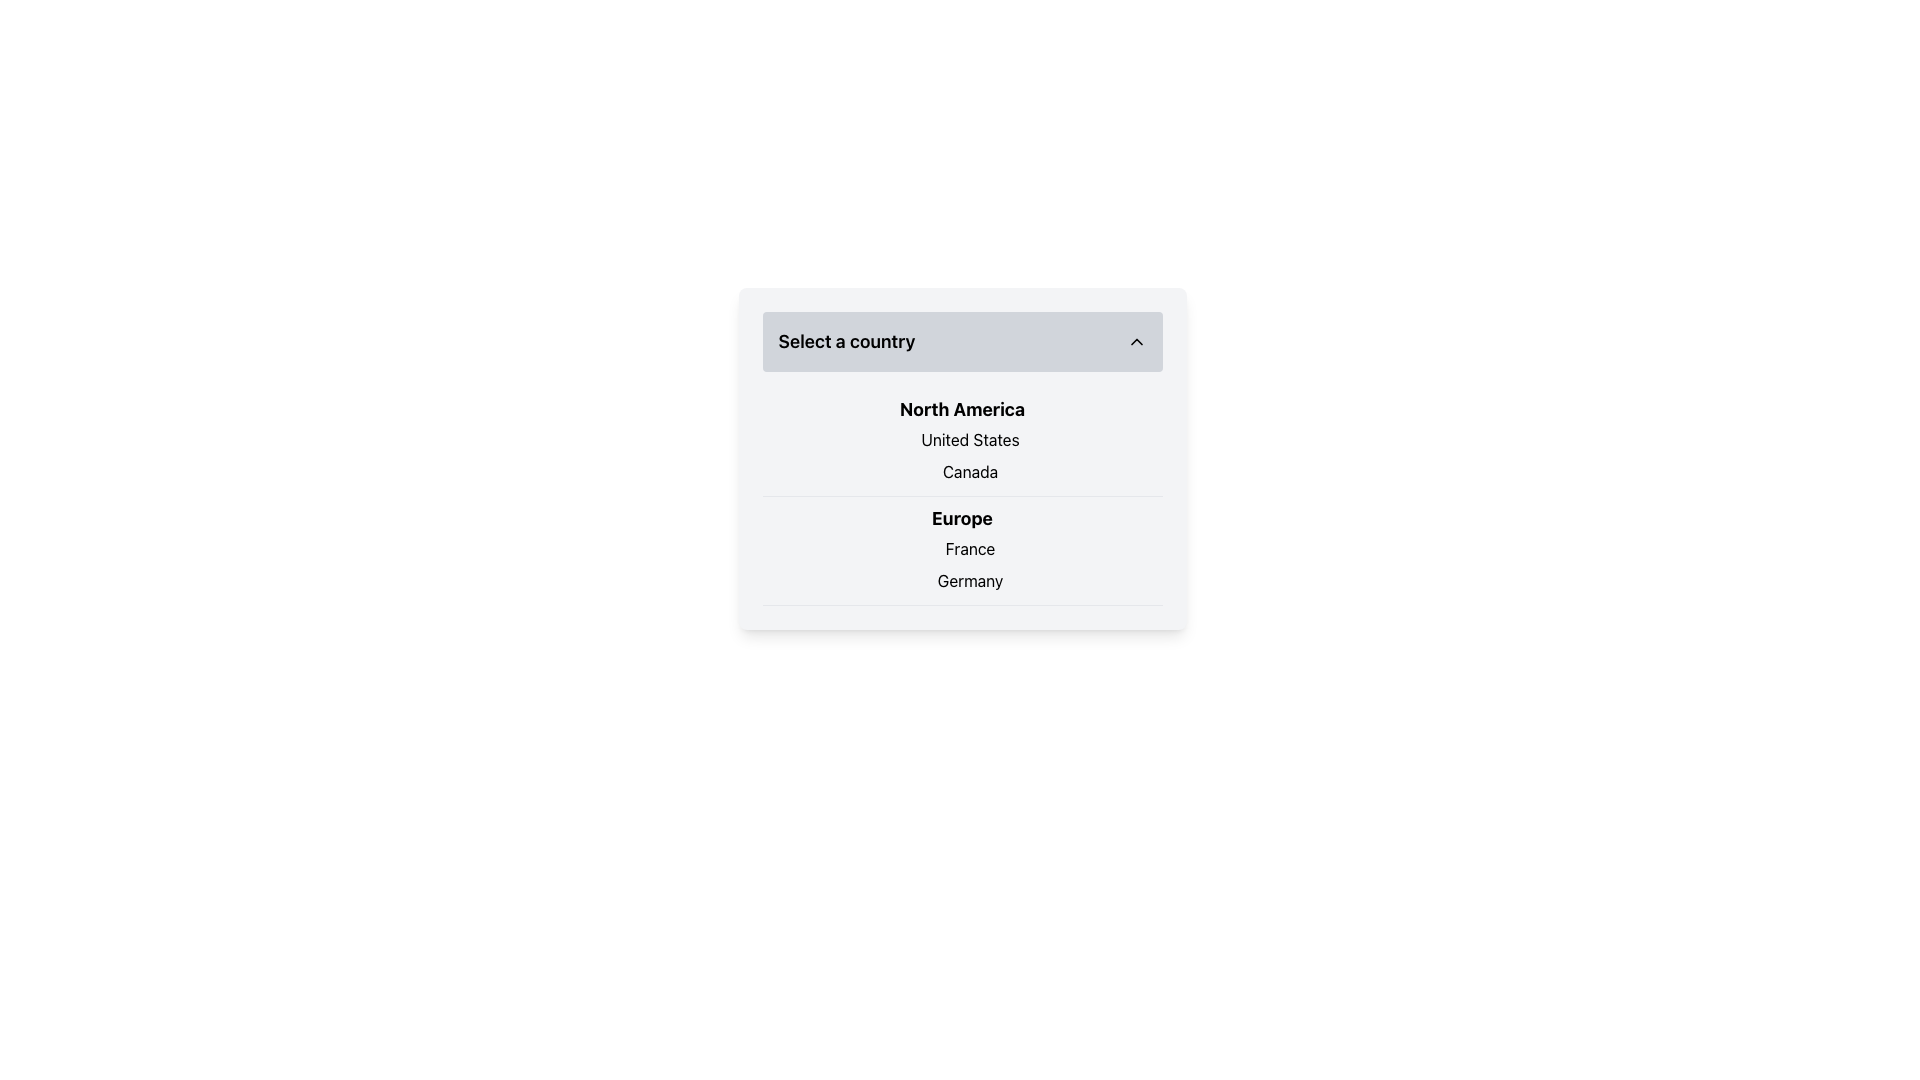 The image size is (1920, 1080). Describe the element at coordinates (962, 551) in the screenshot. I see `the 'France' option within the grouped list item under the 'Europe' section of the dropdown menu` at that location.